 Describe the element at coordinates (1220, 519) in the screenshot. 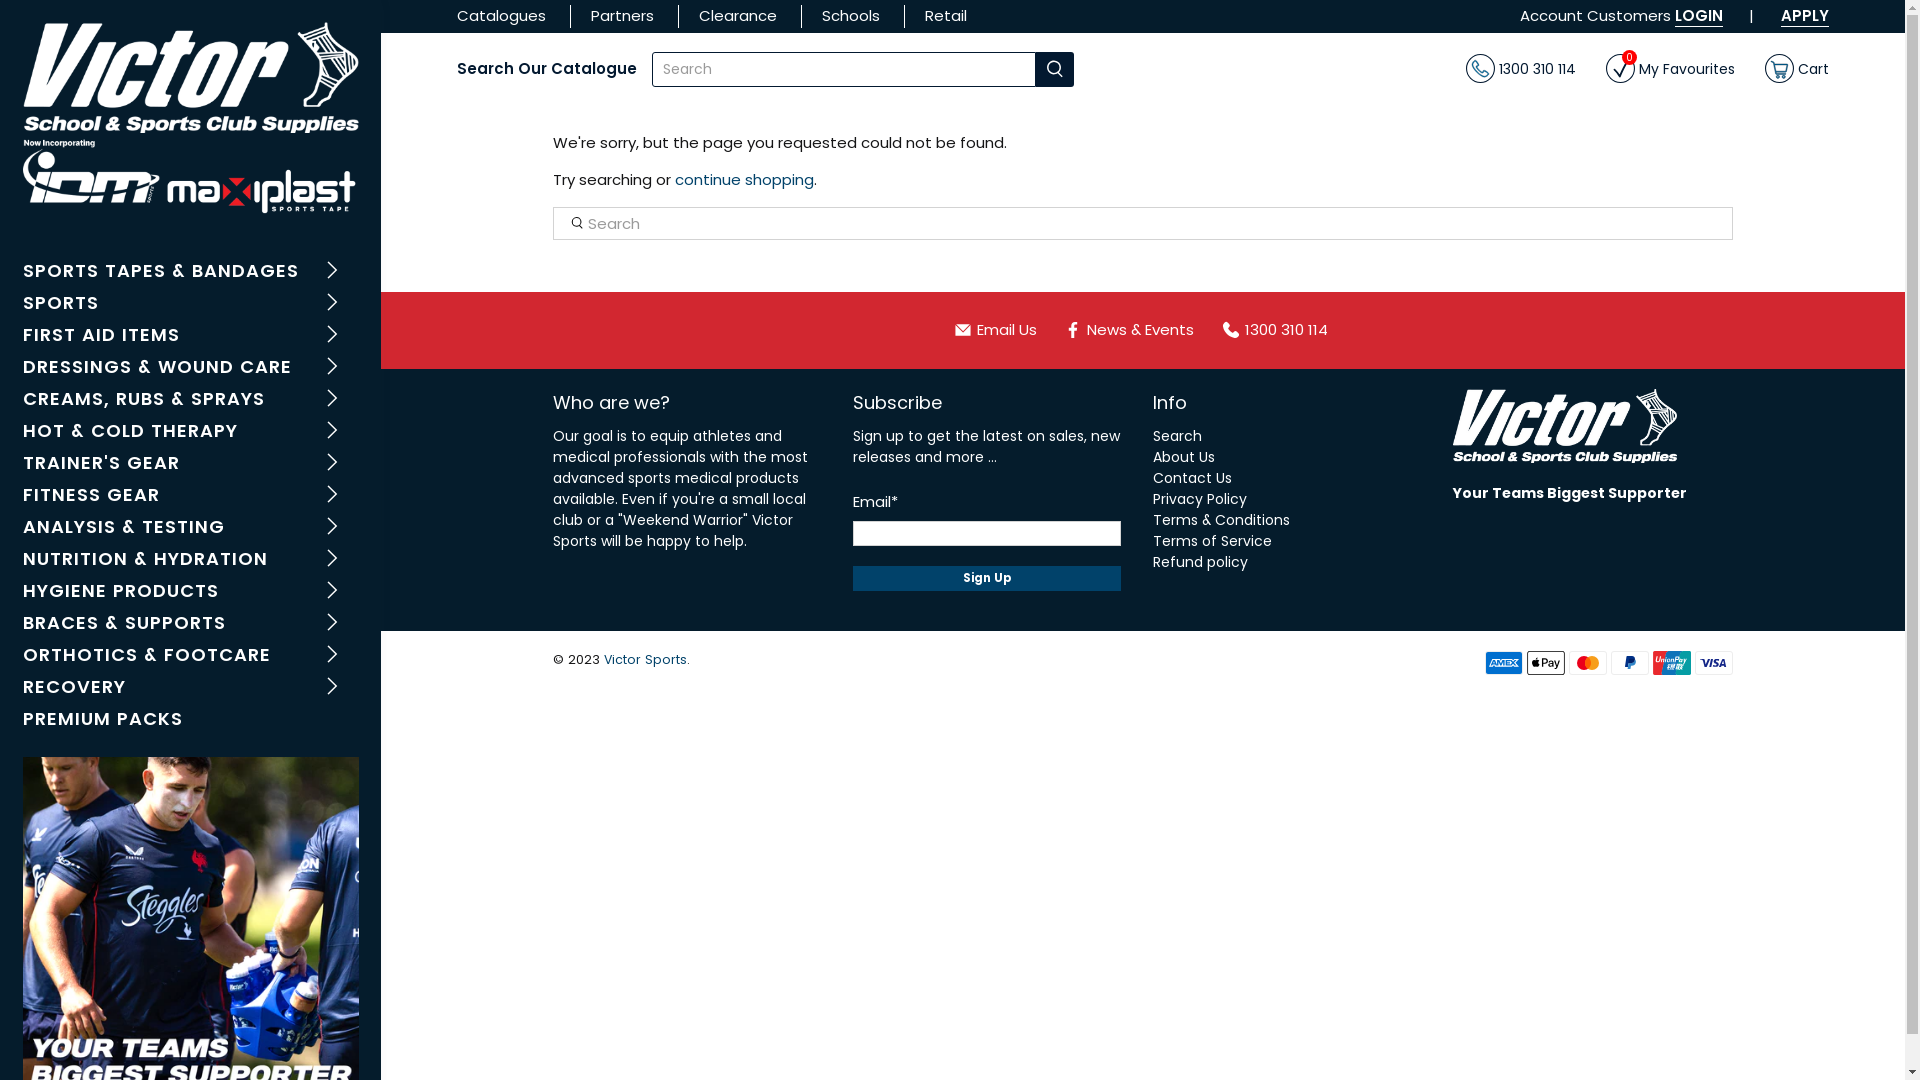

I see `'Terms & Conditions'` at that location.